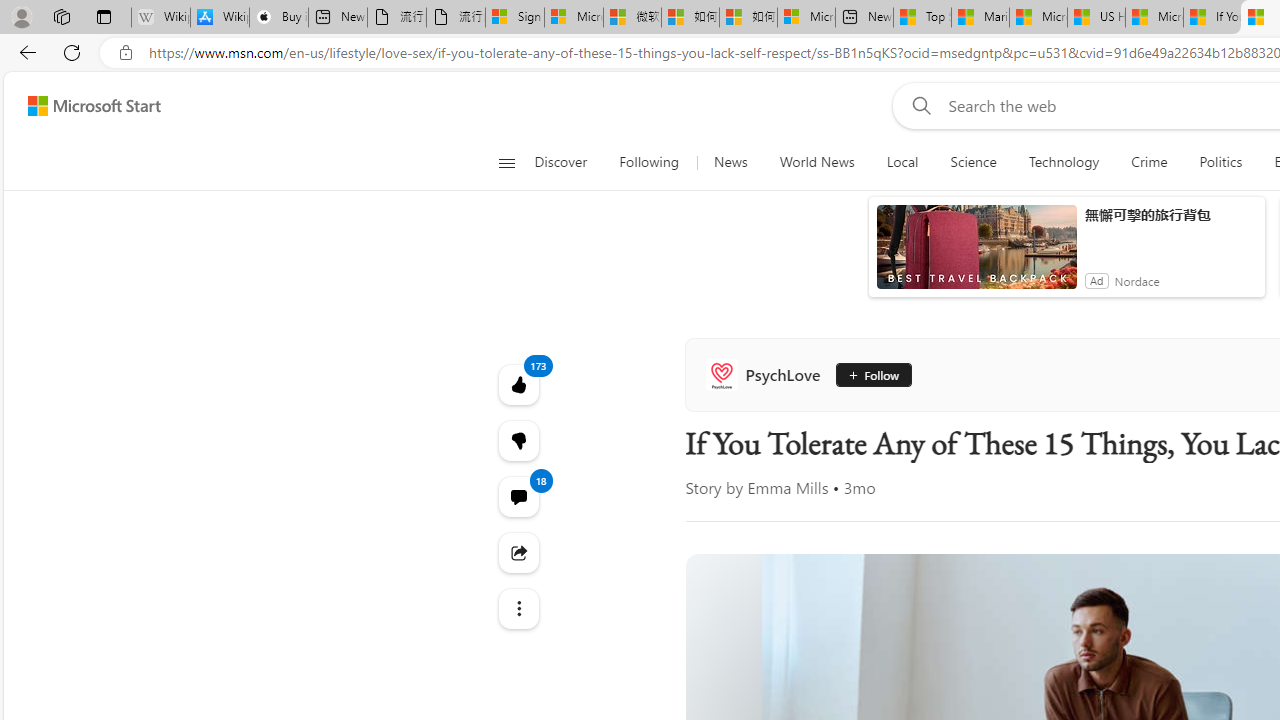 This screenshot has height=720, width=1280. What do you see at coordinates (973, 162) in the screenshot?
I see `'Science'` at bounding box center [973, 162].